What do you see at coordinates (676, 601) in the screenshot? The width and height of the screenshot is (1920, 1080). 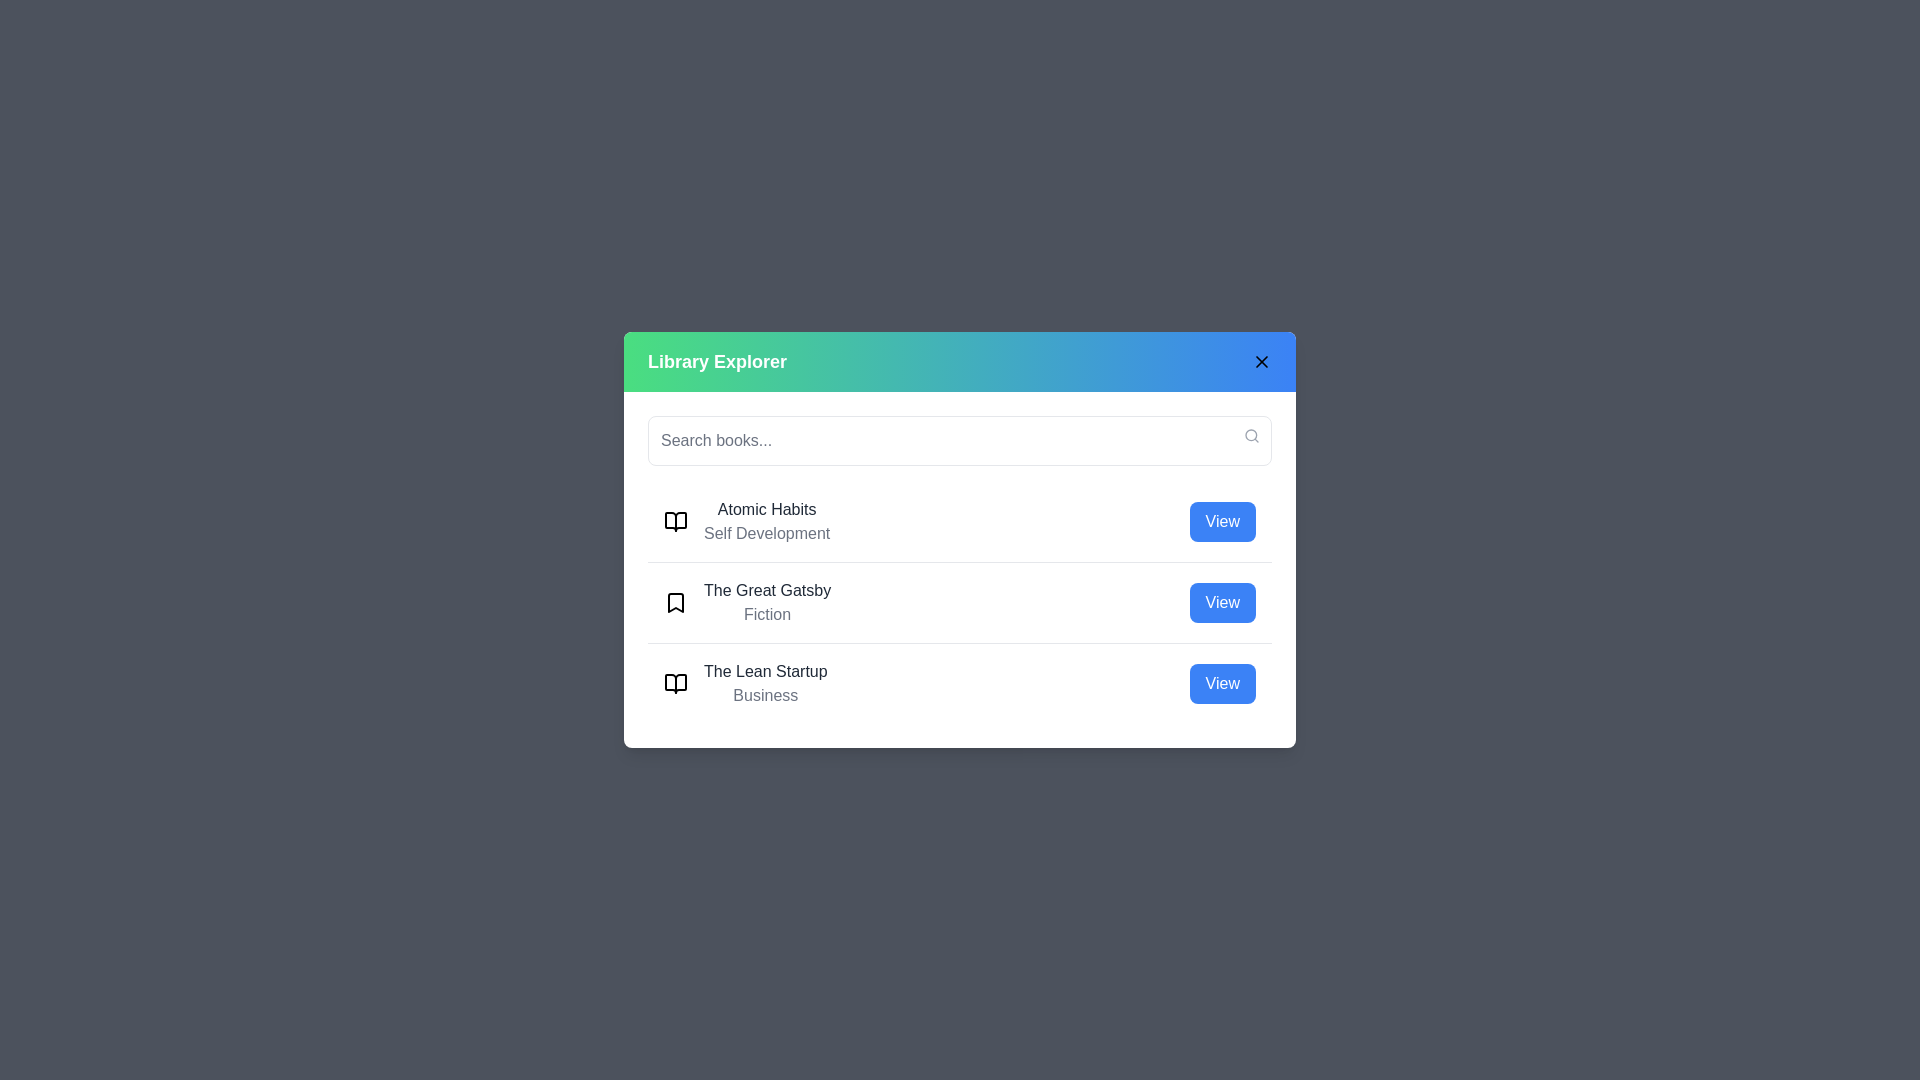 I see `the book icon for The Great Gatsby to interact with it` at bounding box center [676, 601].